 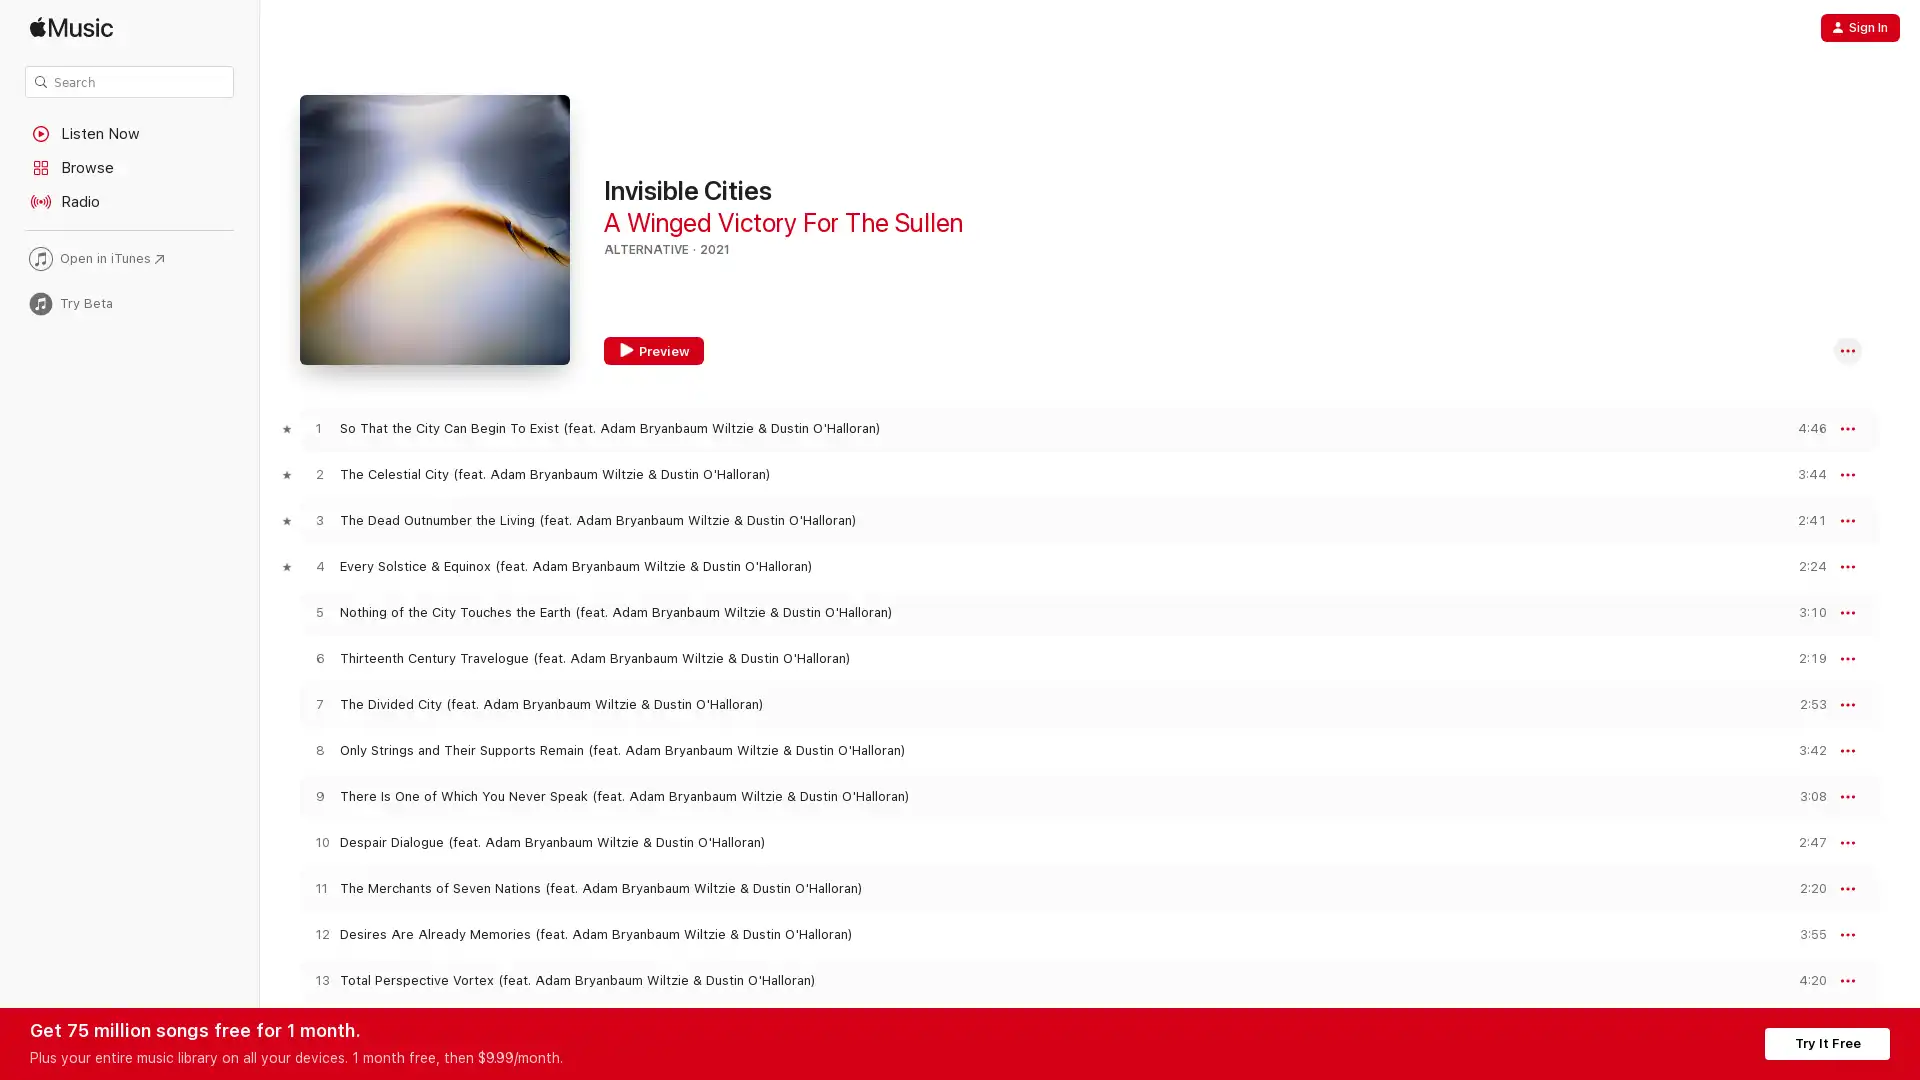 What do you see at coordinates (318, 842) in the screenshot?
I see `Play` at bounding box center [318, 842].